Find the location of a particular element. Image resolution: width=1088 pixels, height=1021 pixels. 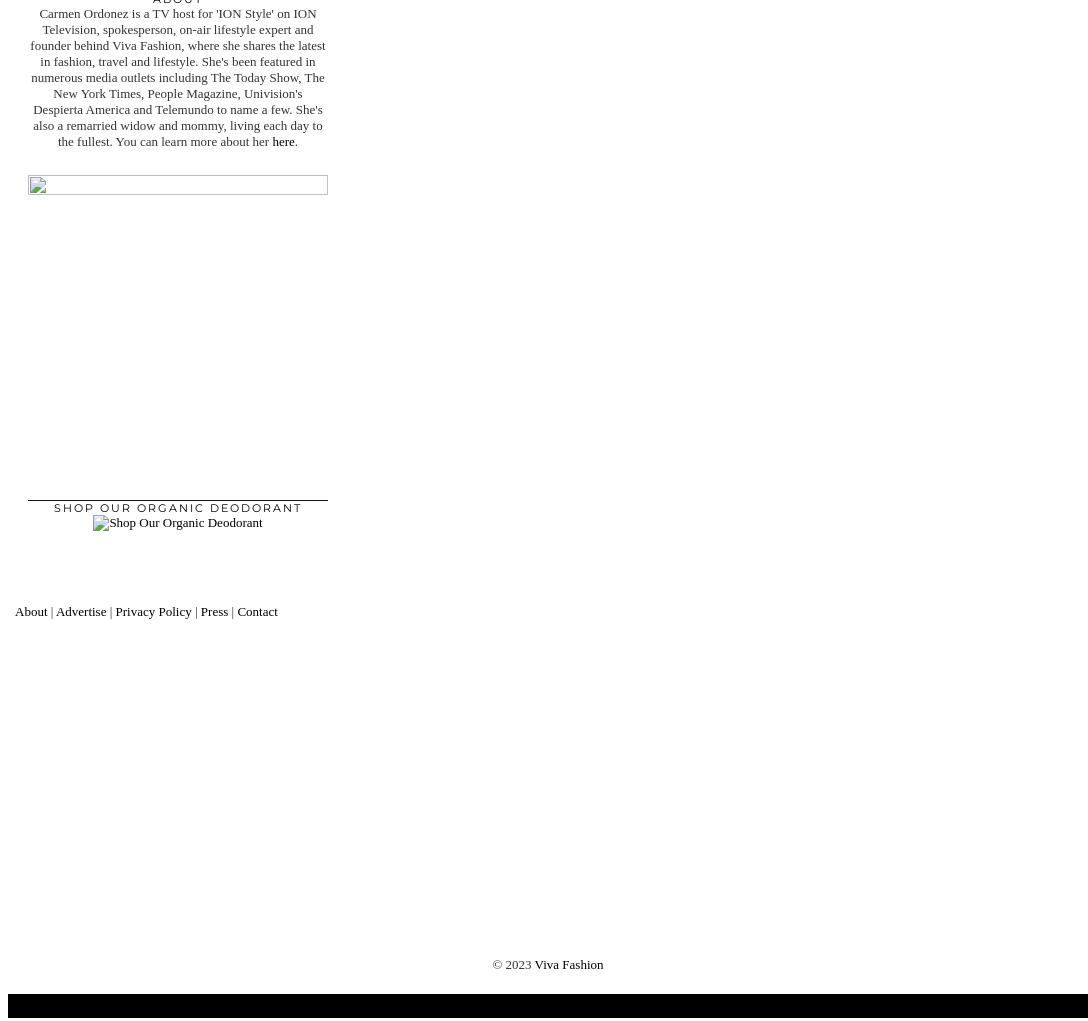

'Privacy Policy' is located at coordinates (151, 610).